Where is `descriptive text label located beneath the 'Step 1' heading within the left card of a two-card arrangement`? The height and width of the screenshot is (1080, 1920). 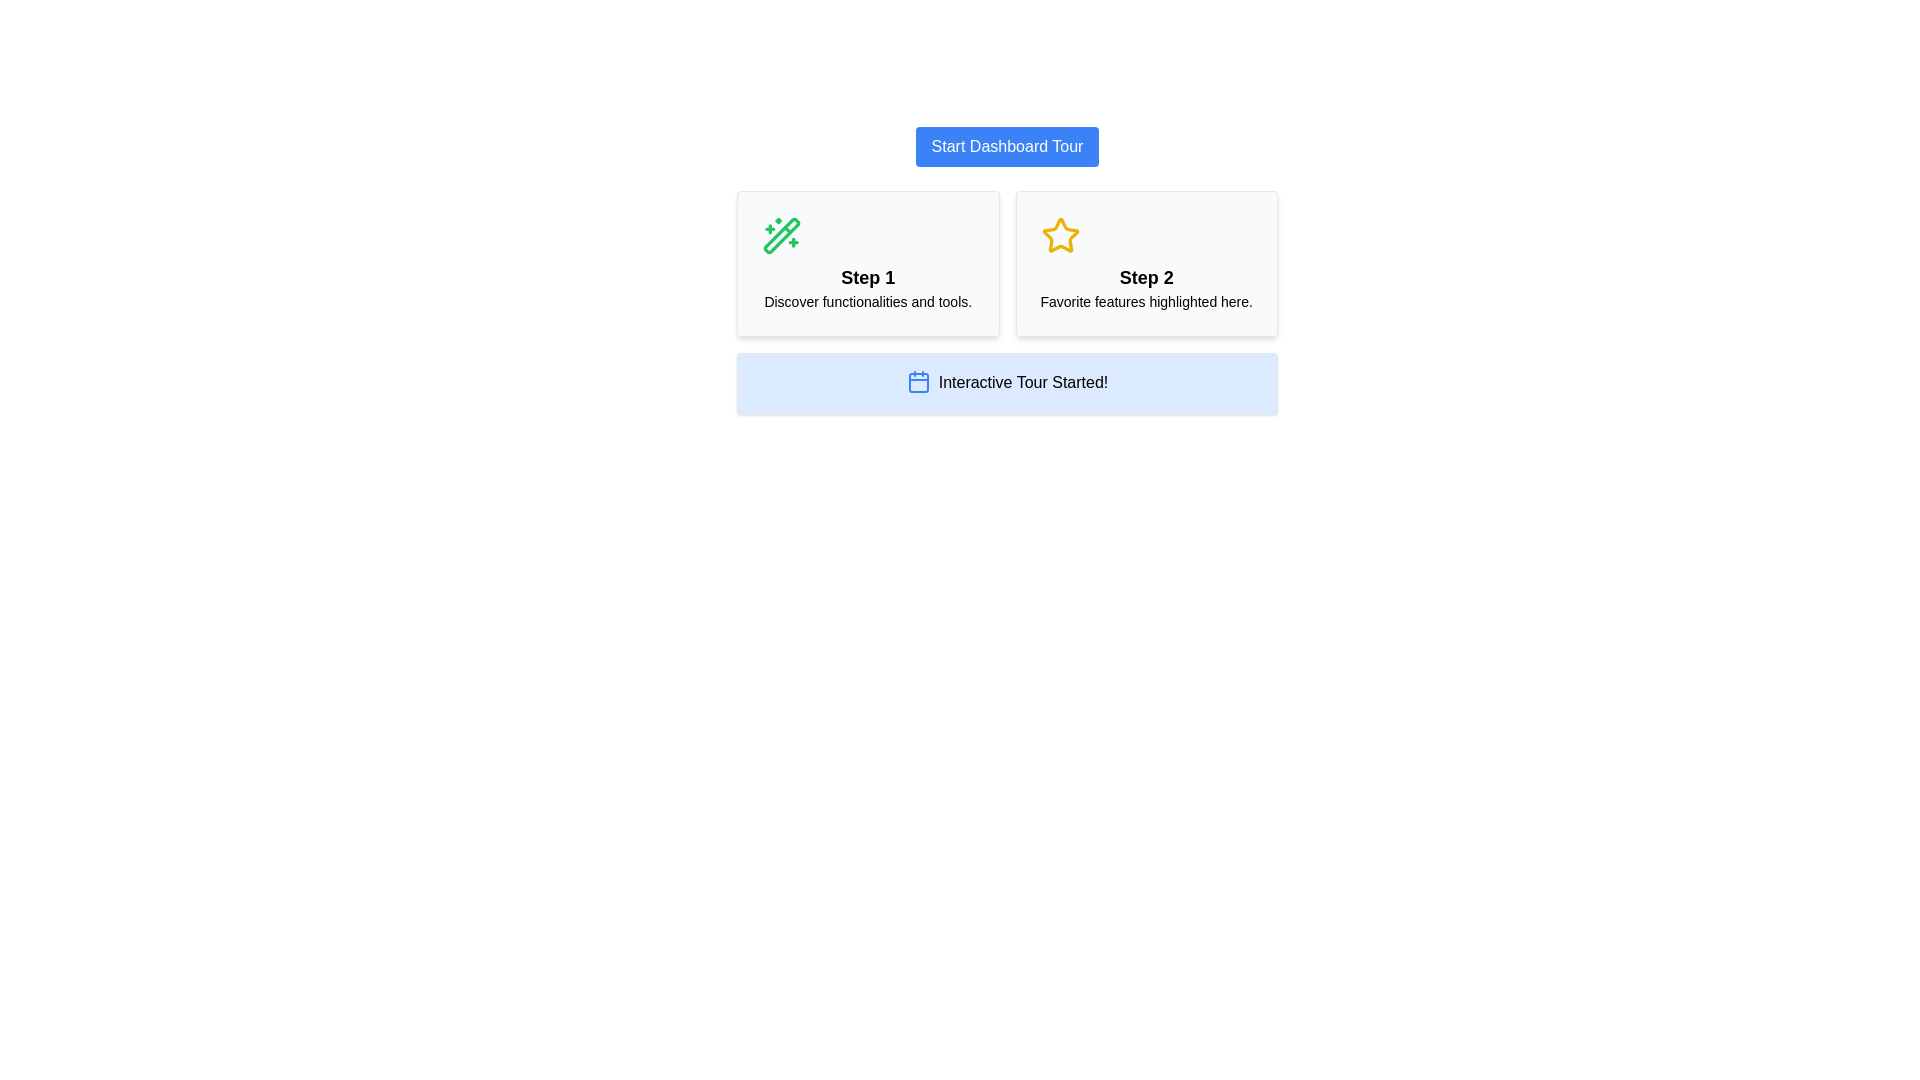 descriptive text label located beneath the 'Step 1' heading within the left card of a two-card arrangement is located at coordinates (868, 301).